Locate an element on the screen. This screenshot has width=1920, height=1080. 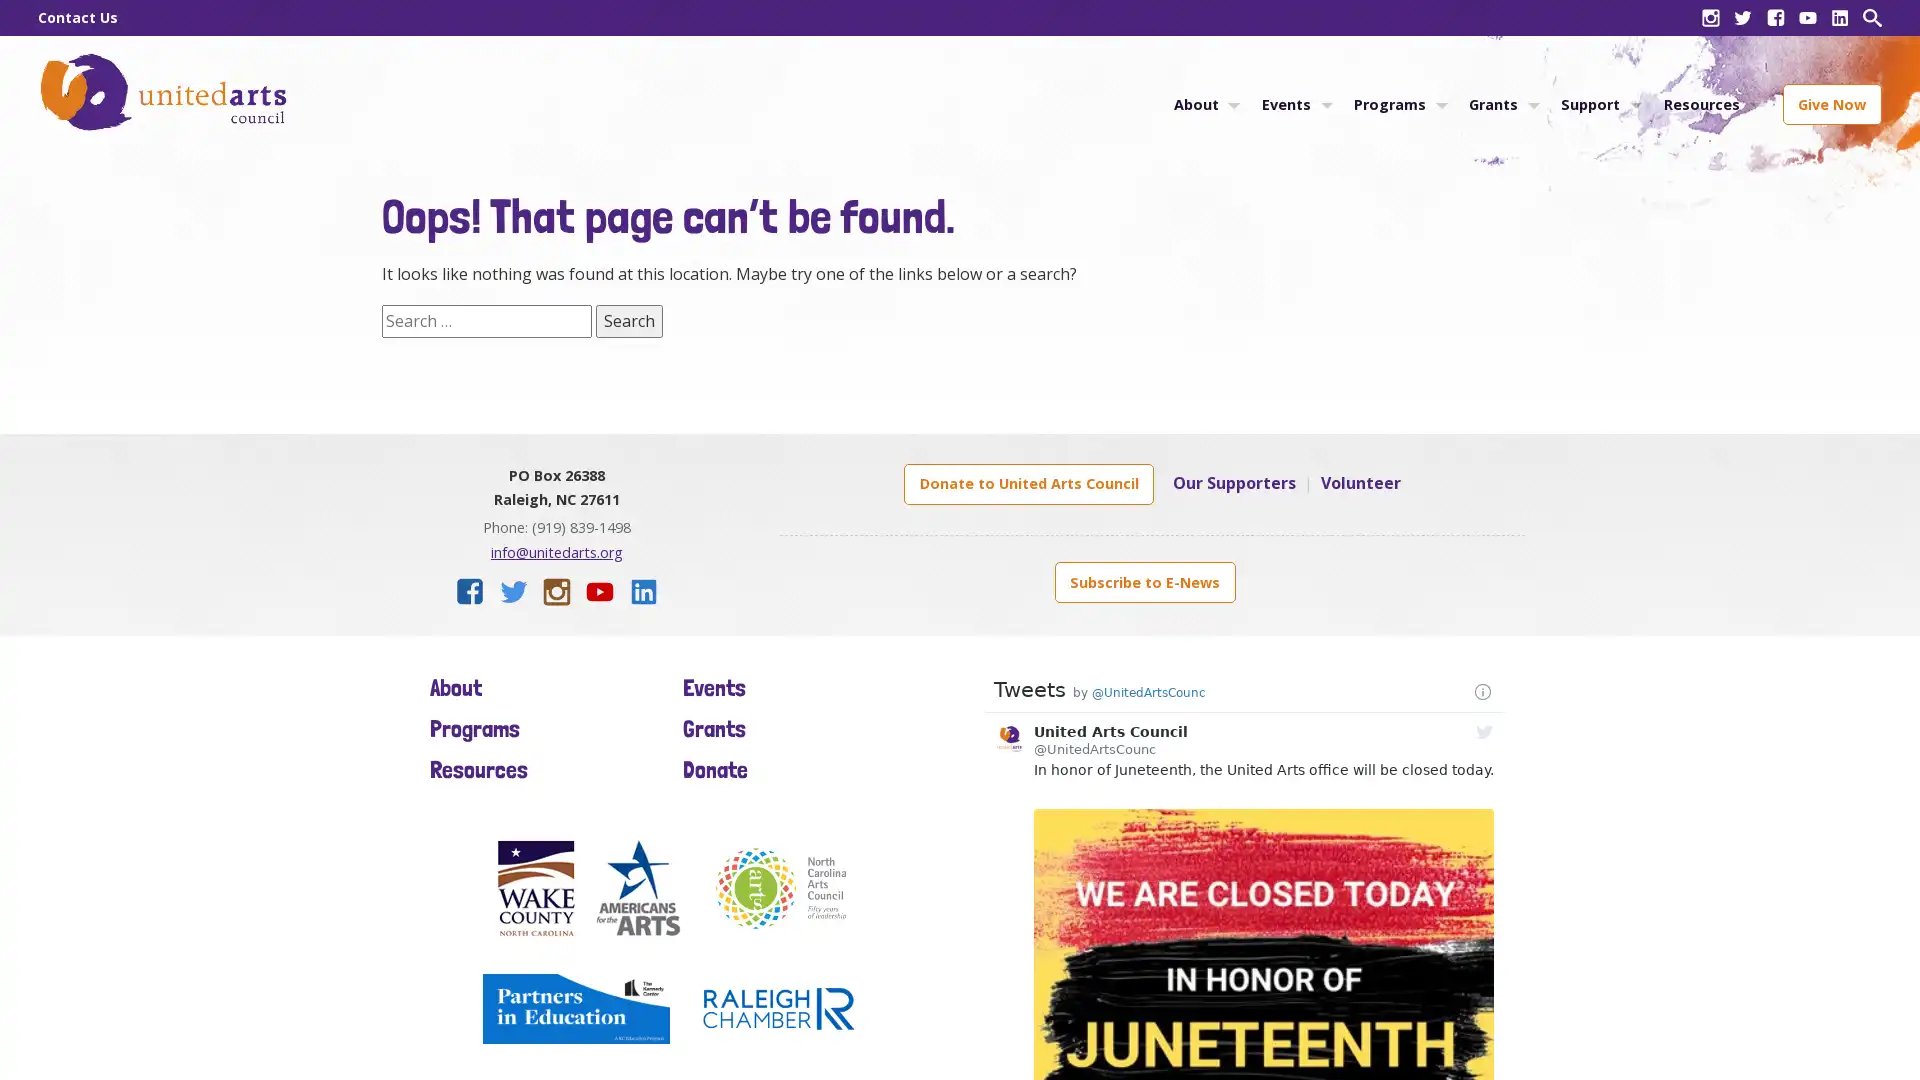
Search is located at coordinates (628, 319).